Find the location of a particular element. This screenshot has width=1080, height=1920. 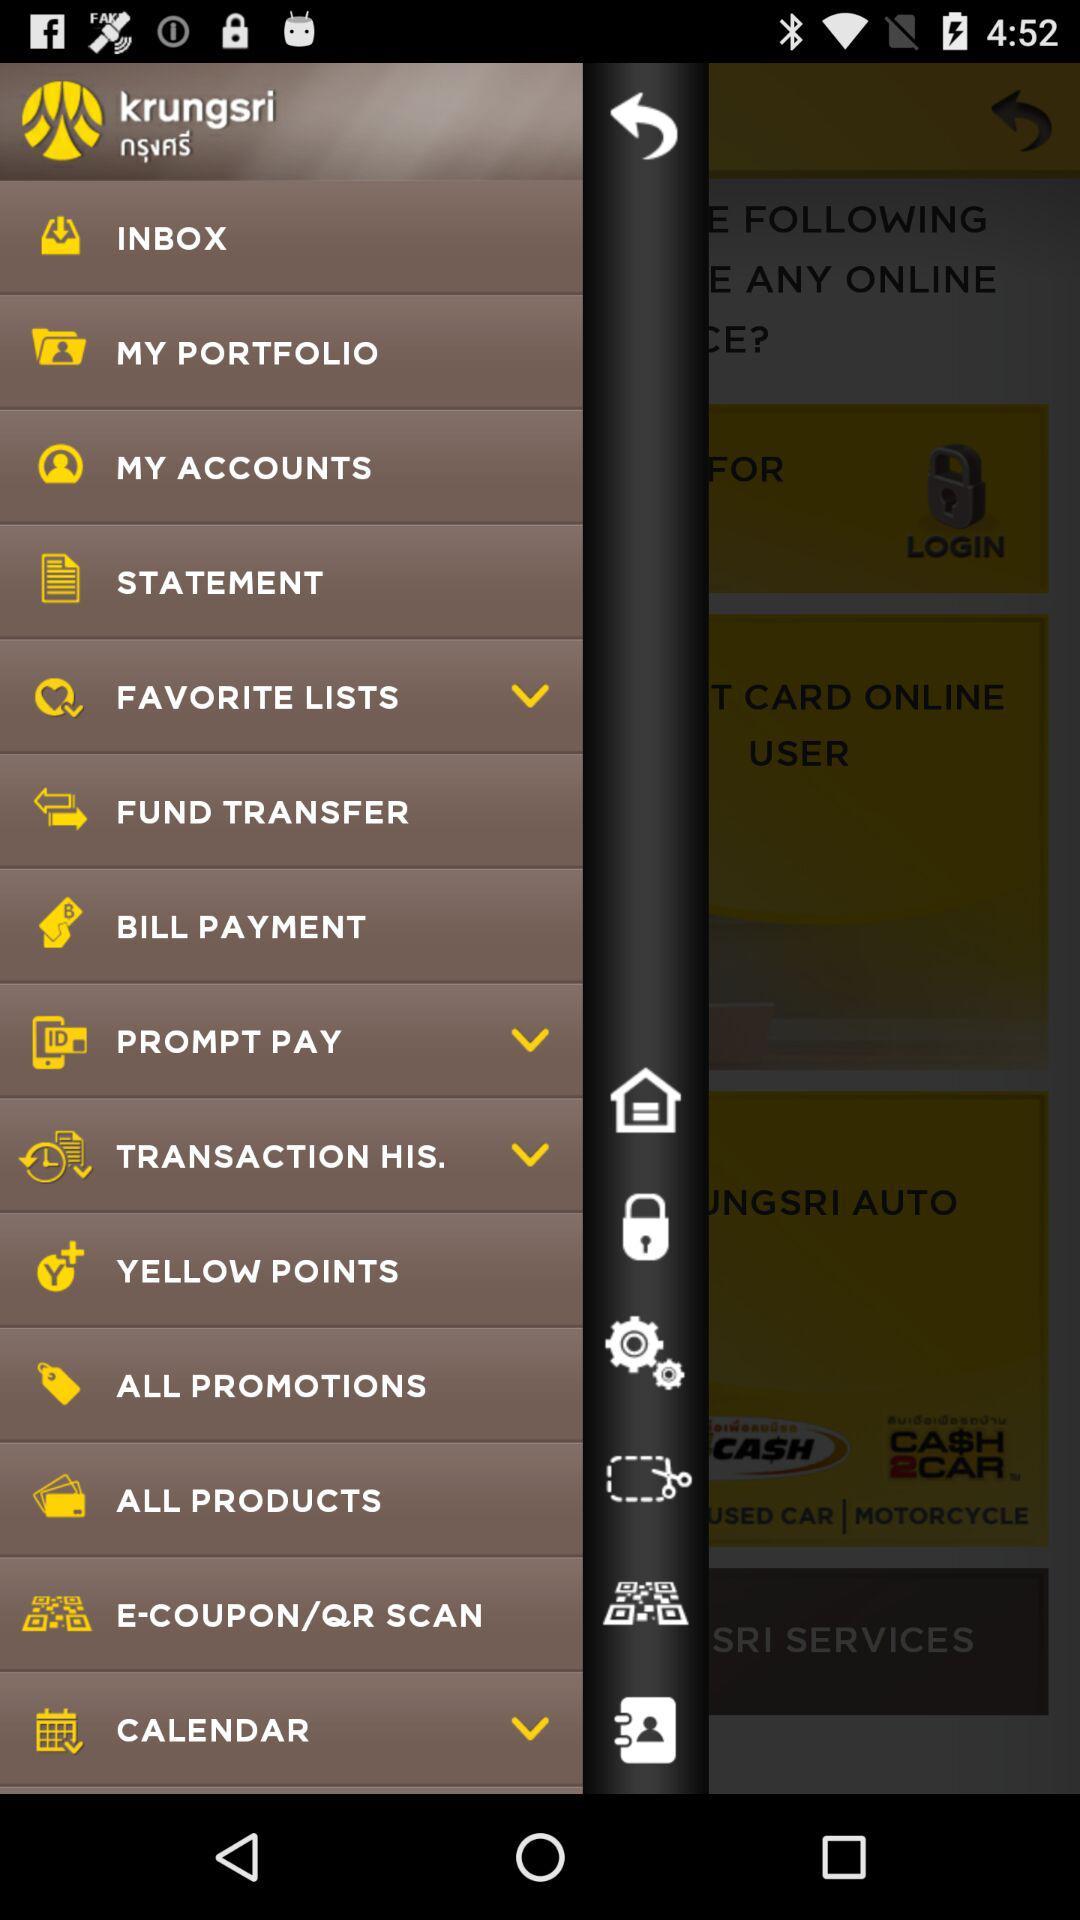

go to is located at coordinates (645, 1099).